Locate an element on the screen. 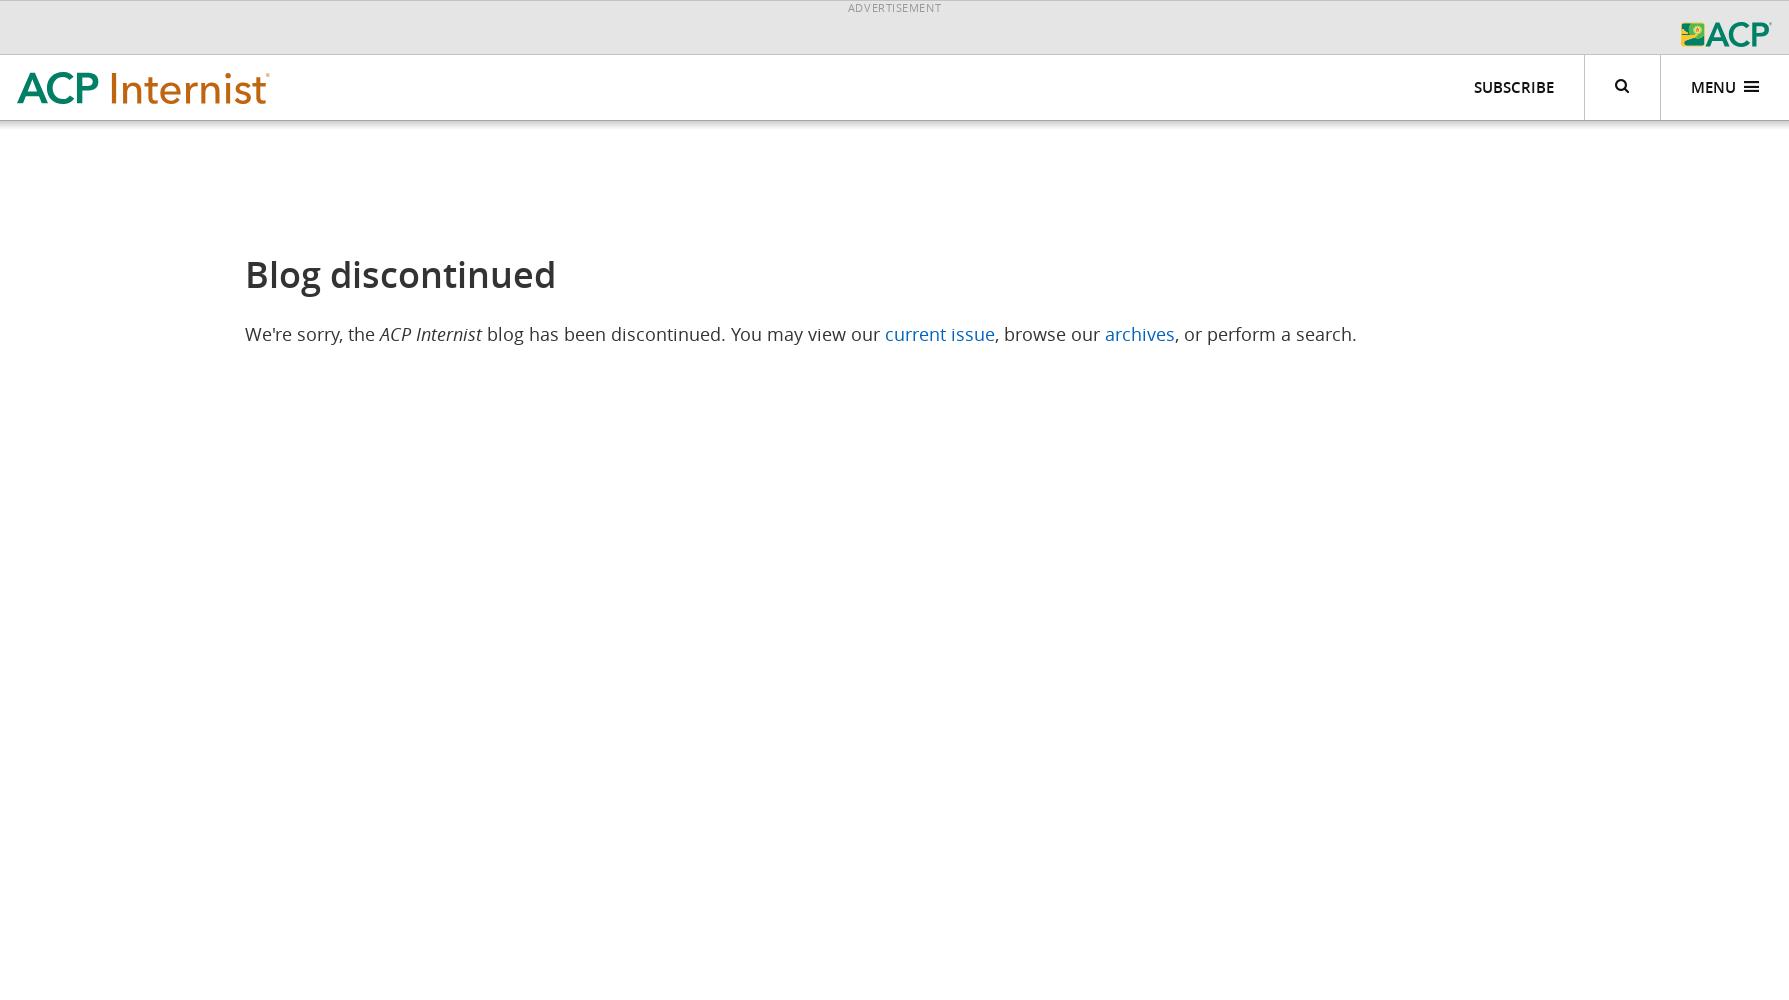  'blog has been discontinued. You may view our' is located at coordinates (682, 333).